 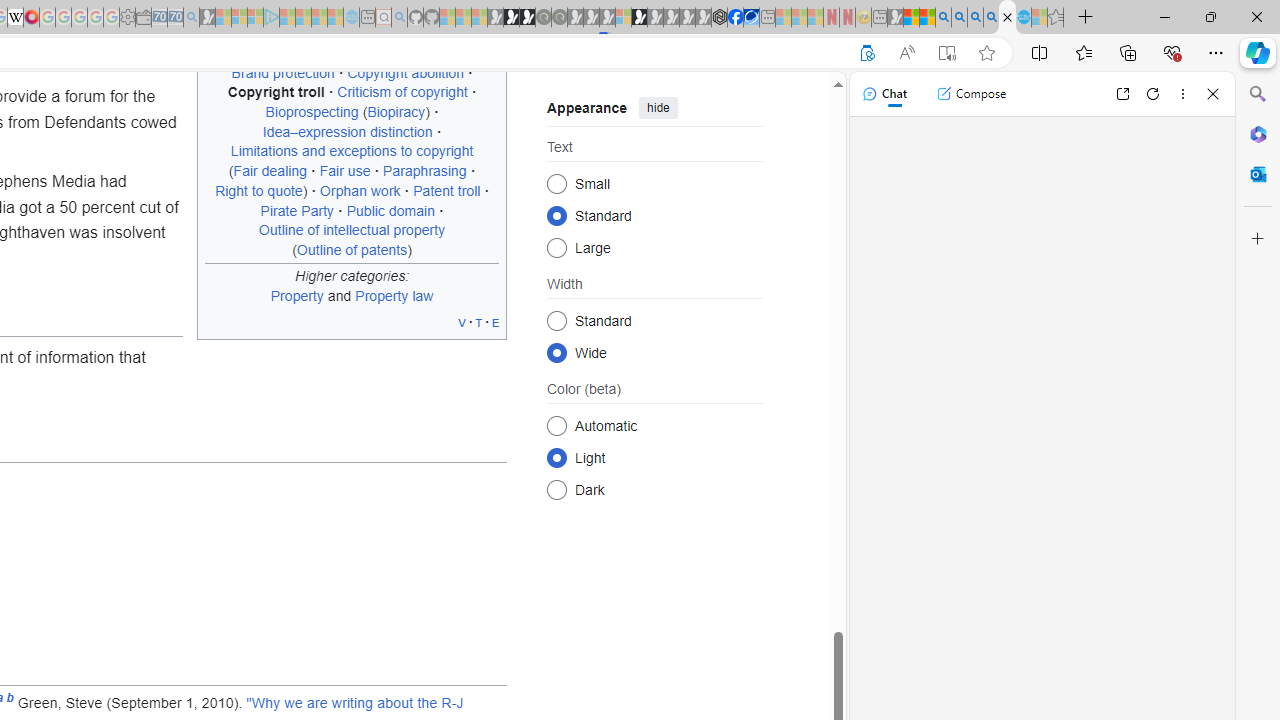 What do you see at coordinates (254, 17) in the screenshot?
I see `'Microsoft account | Privacy - Sleeping'` at bounding box center [254, 17].